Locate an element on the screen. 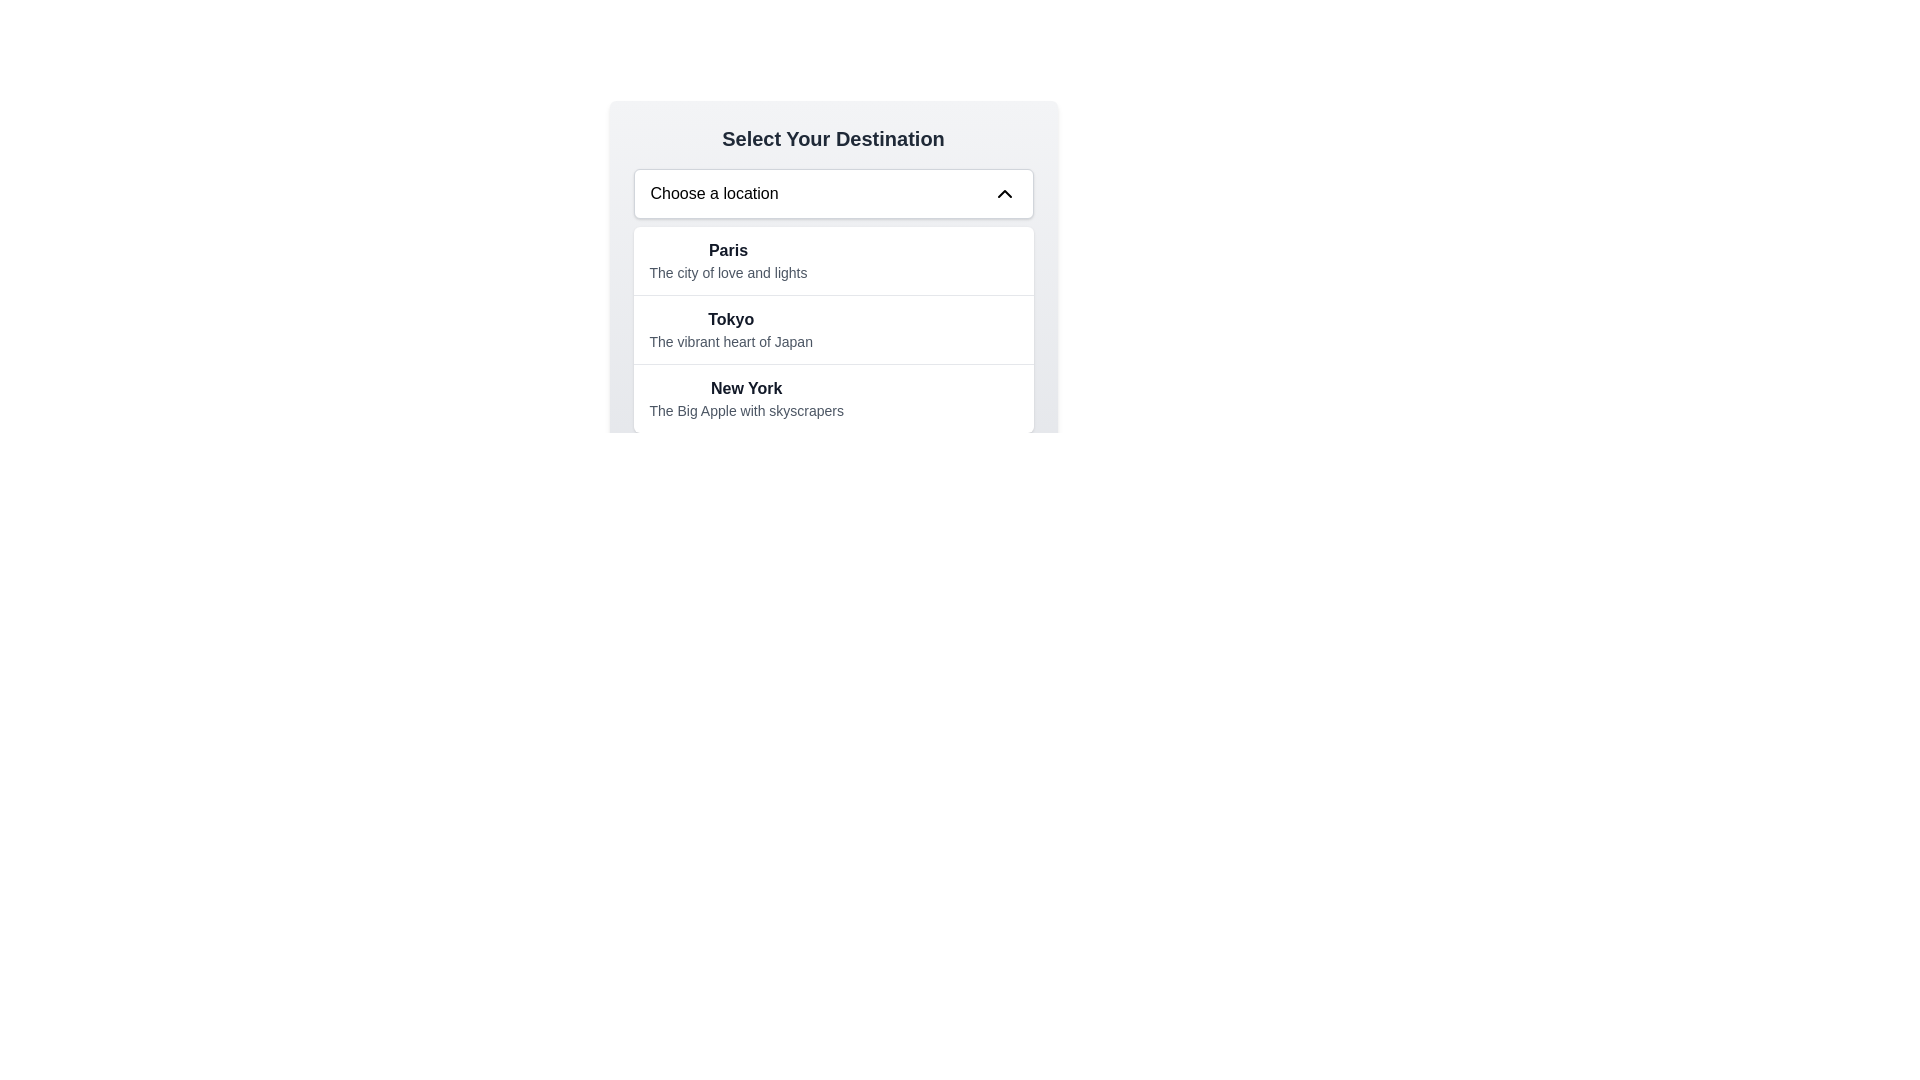 This screenshot has width=1920, height=1080. the chevron direction icon at the right end of the 'Choose a location' dropdown is located at coordinates (1004, 193).